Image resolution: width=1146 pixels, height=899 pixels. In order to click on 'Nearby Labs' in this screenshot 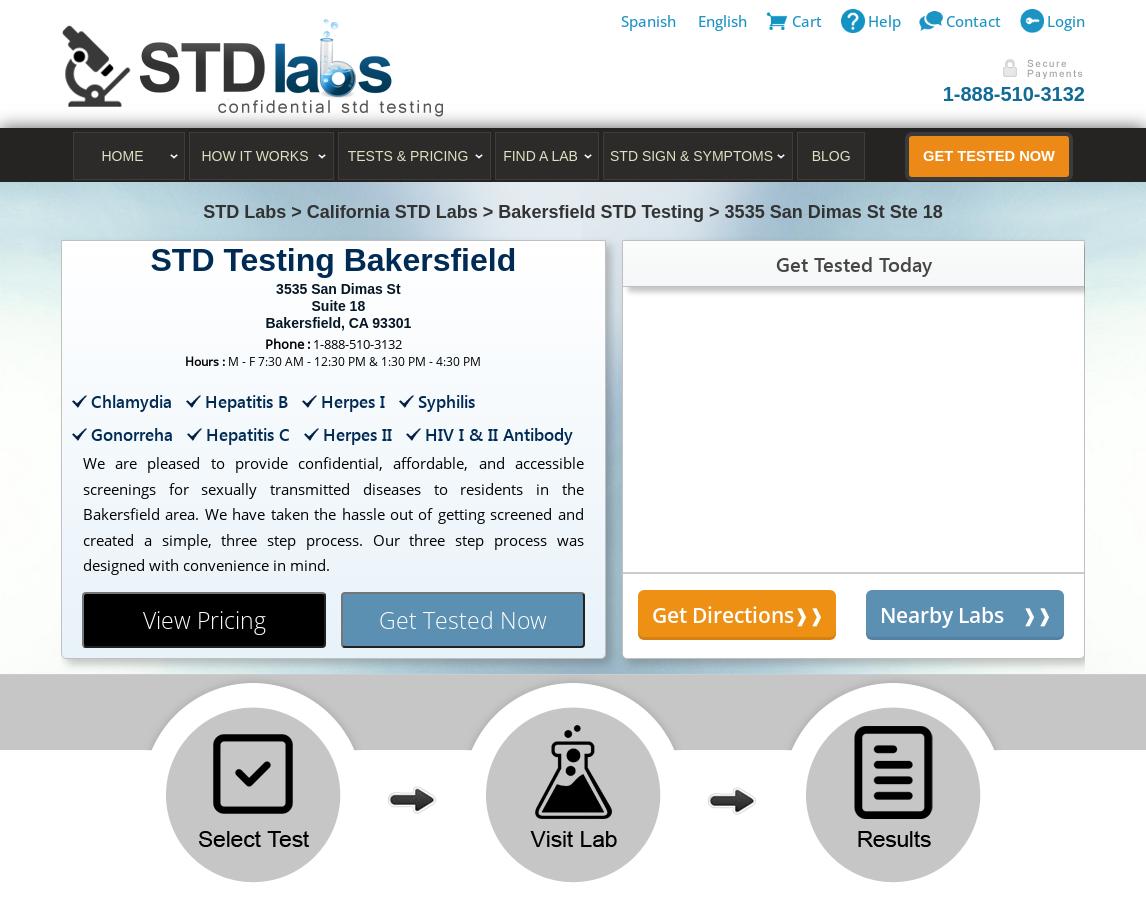, I will do `click(941, 614)`.